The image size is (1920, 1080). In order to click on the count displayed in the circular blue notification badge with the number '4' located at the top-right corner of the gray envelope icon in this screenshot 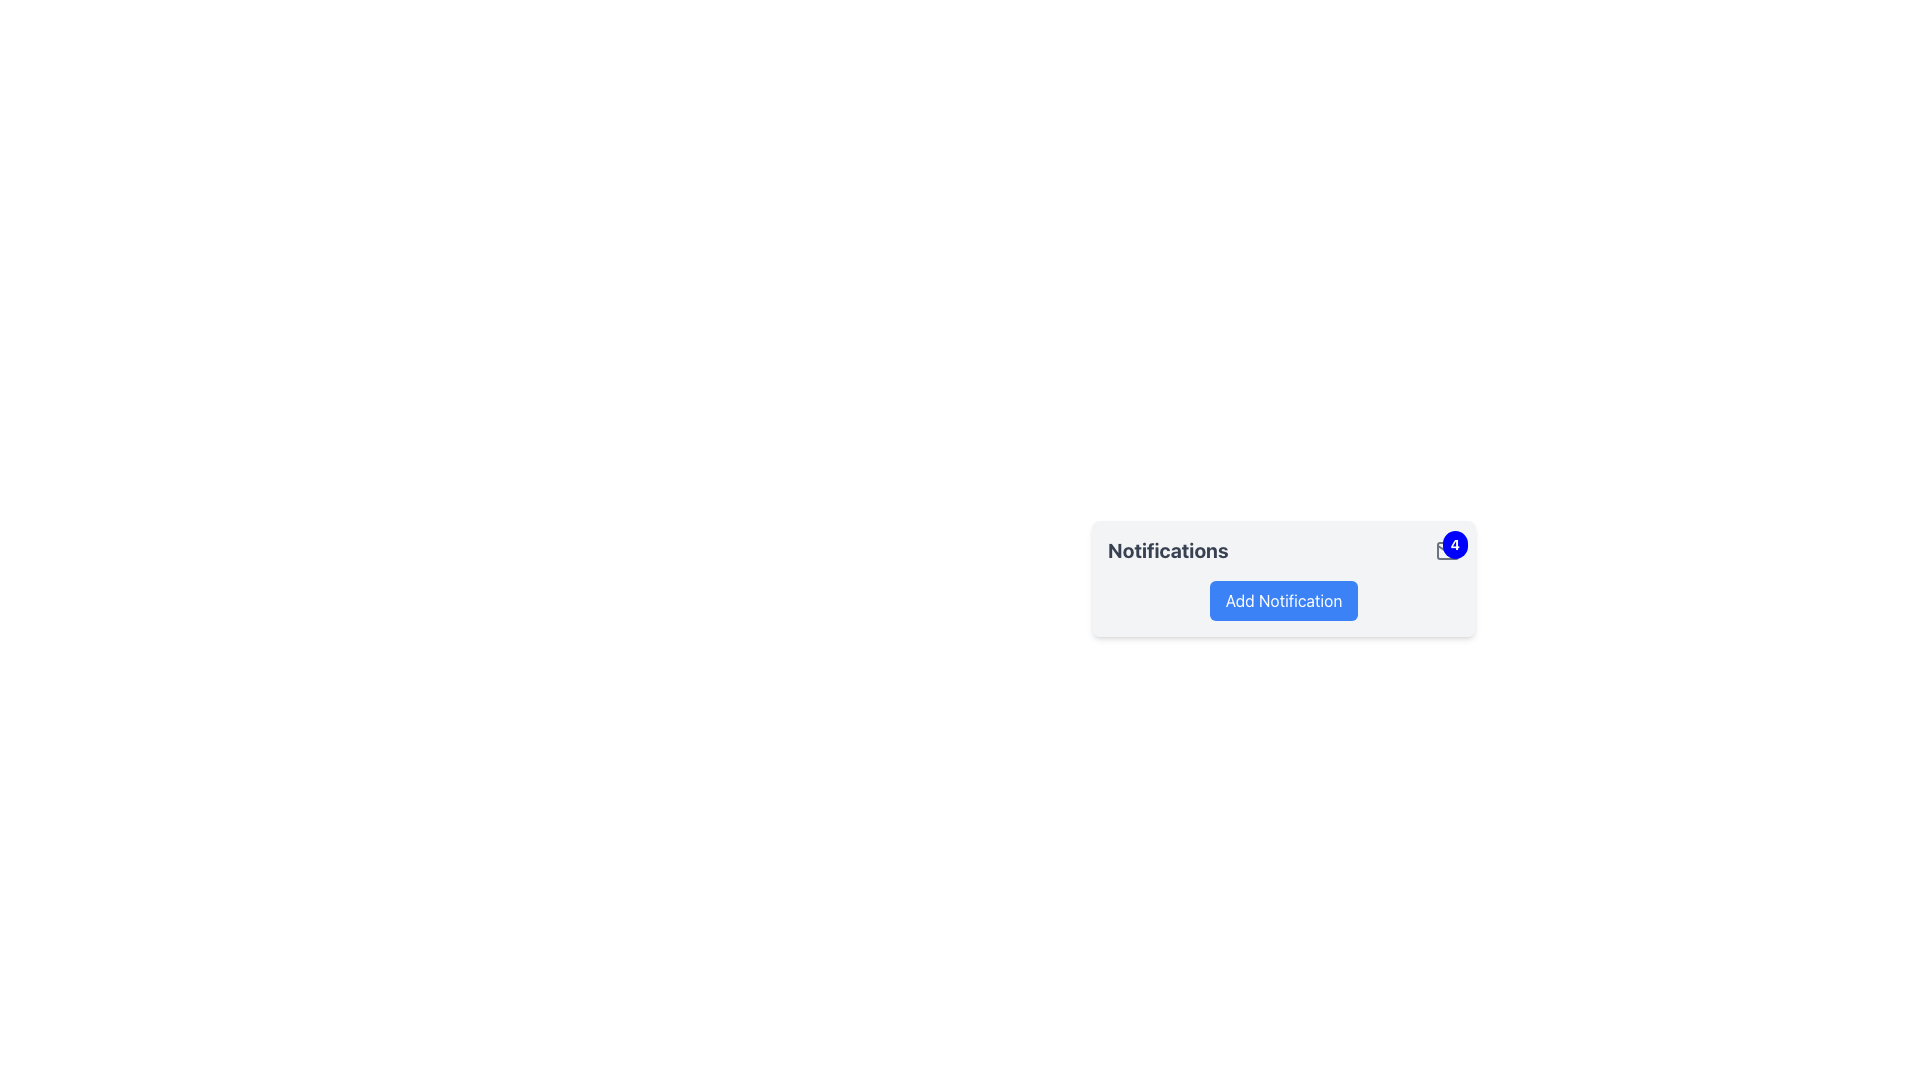, I will do `click(1448, 551)`.